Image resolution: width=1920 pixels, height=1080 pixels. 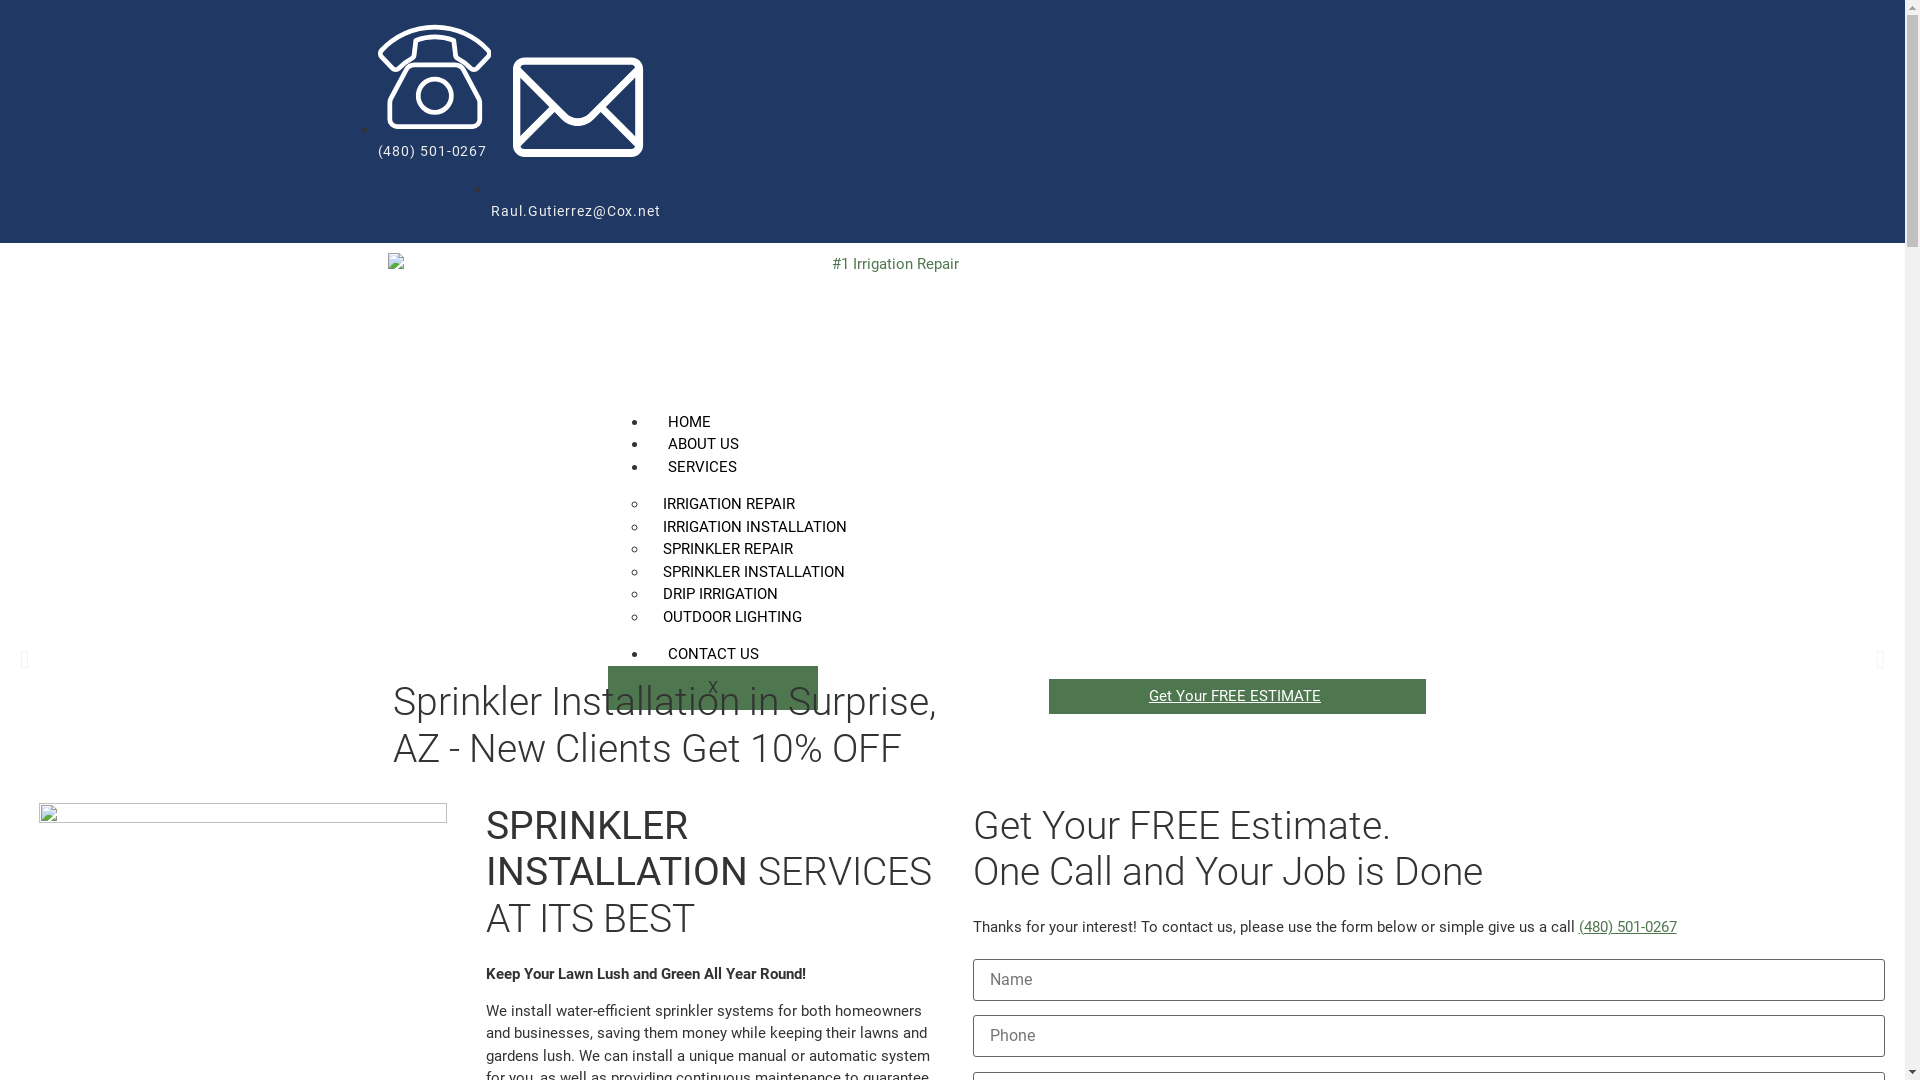 What do you see at coordinates (702, 466) in the screenshot?
I see `'SERVICES'` at bounding box center [702, 466].